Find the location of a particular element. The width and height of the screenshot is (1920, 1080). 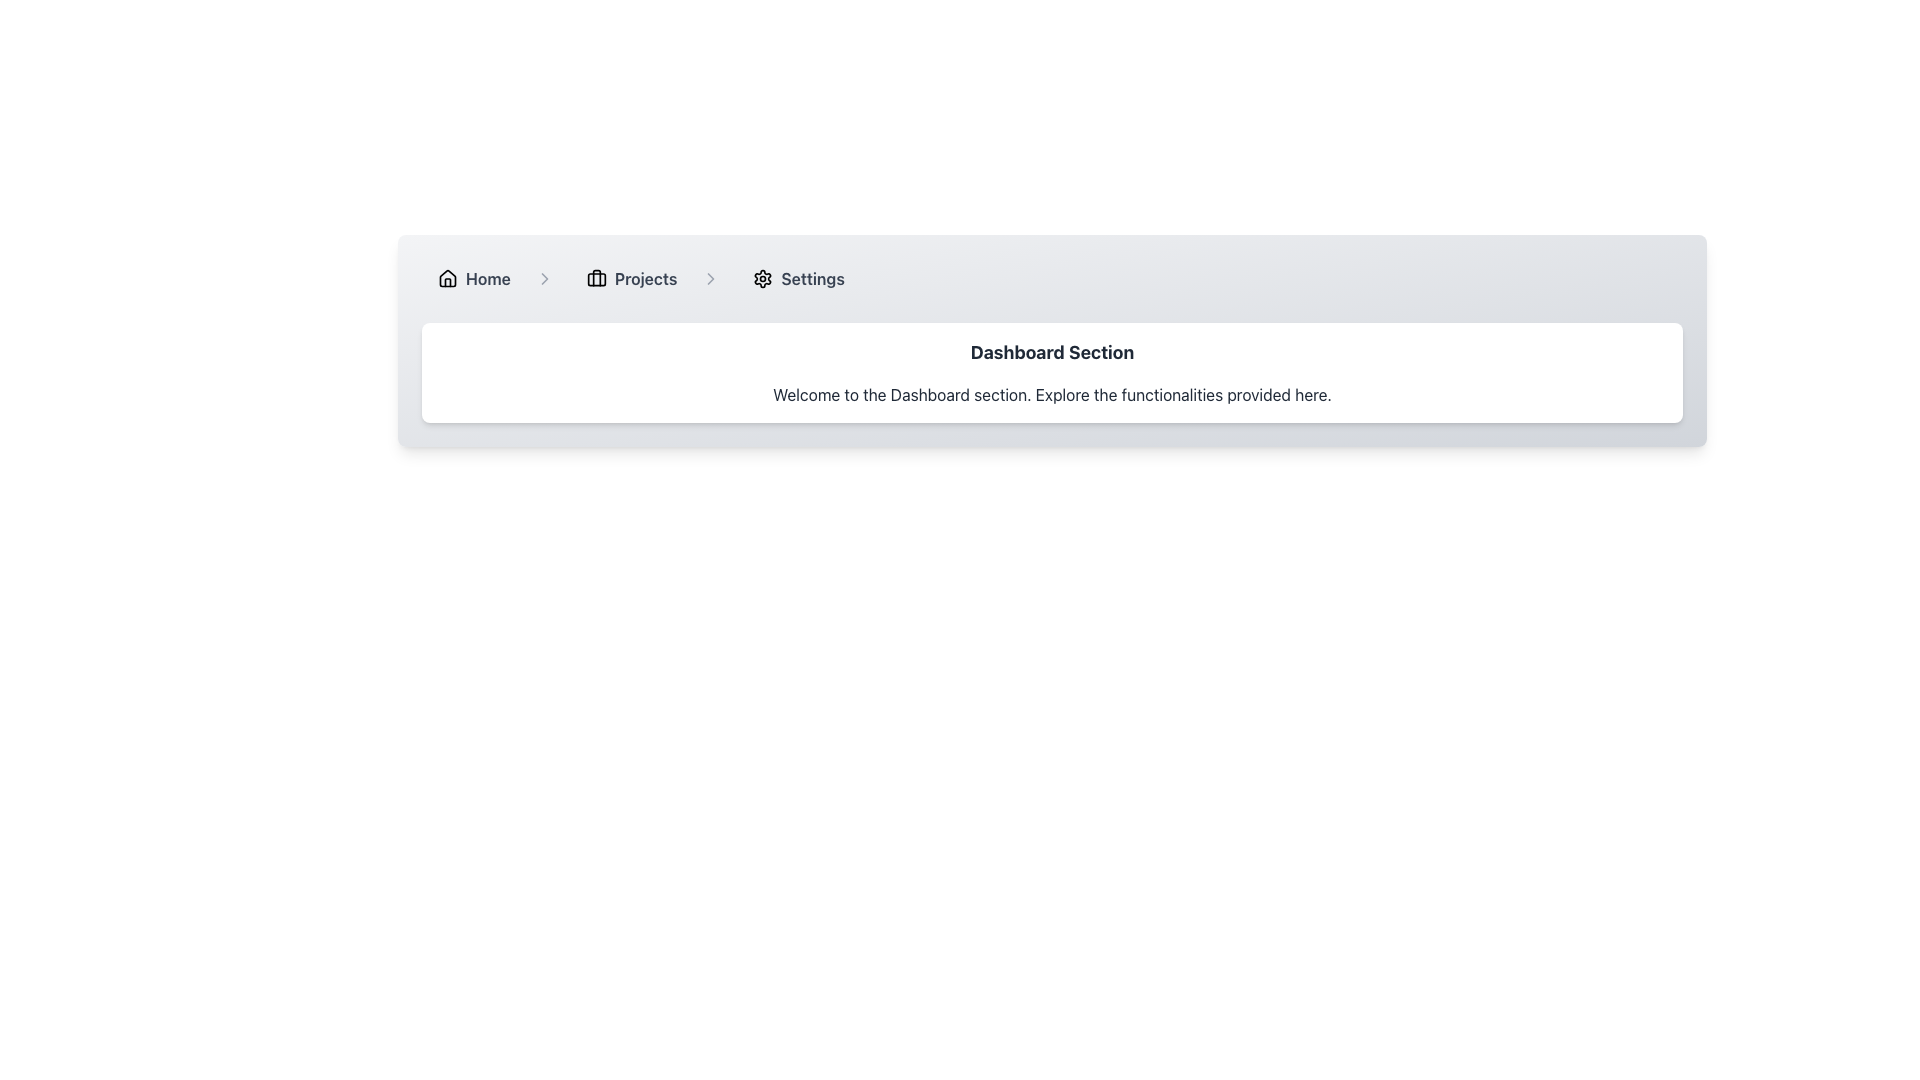

the gear-shaped icon located in the navigation menu bar, adjacent to the text 'Settings', to check for additional information is located at coordinates (762, 278).